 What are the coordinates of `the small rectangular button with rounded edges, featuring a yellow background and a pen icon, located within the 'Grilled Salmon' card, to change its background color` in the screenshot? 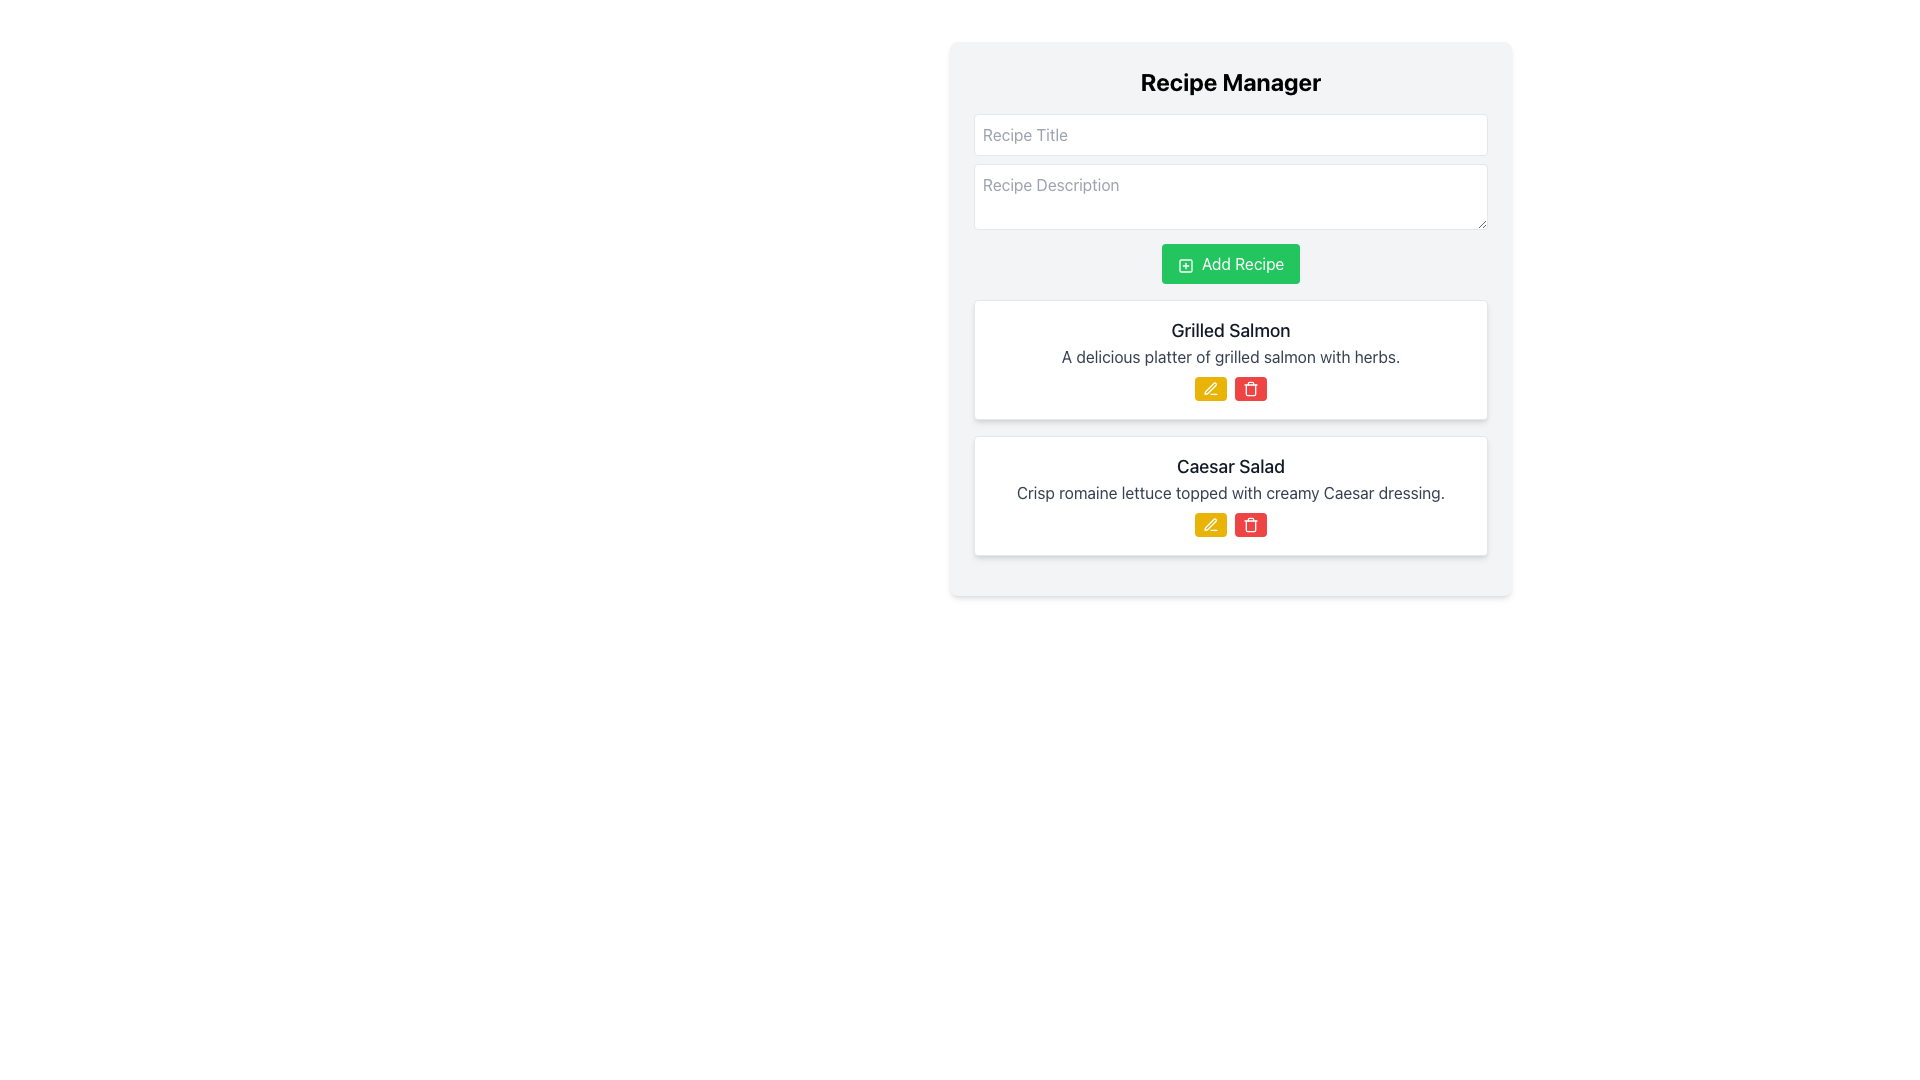 It's located at (1209, 389).